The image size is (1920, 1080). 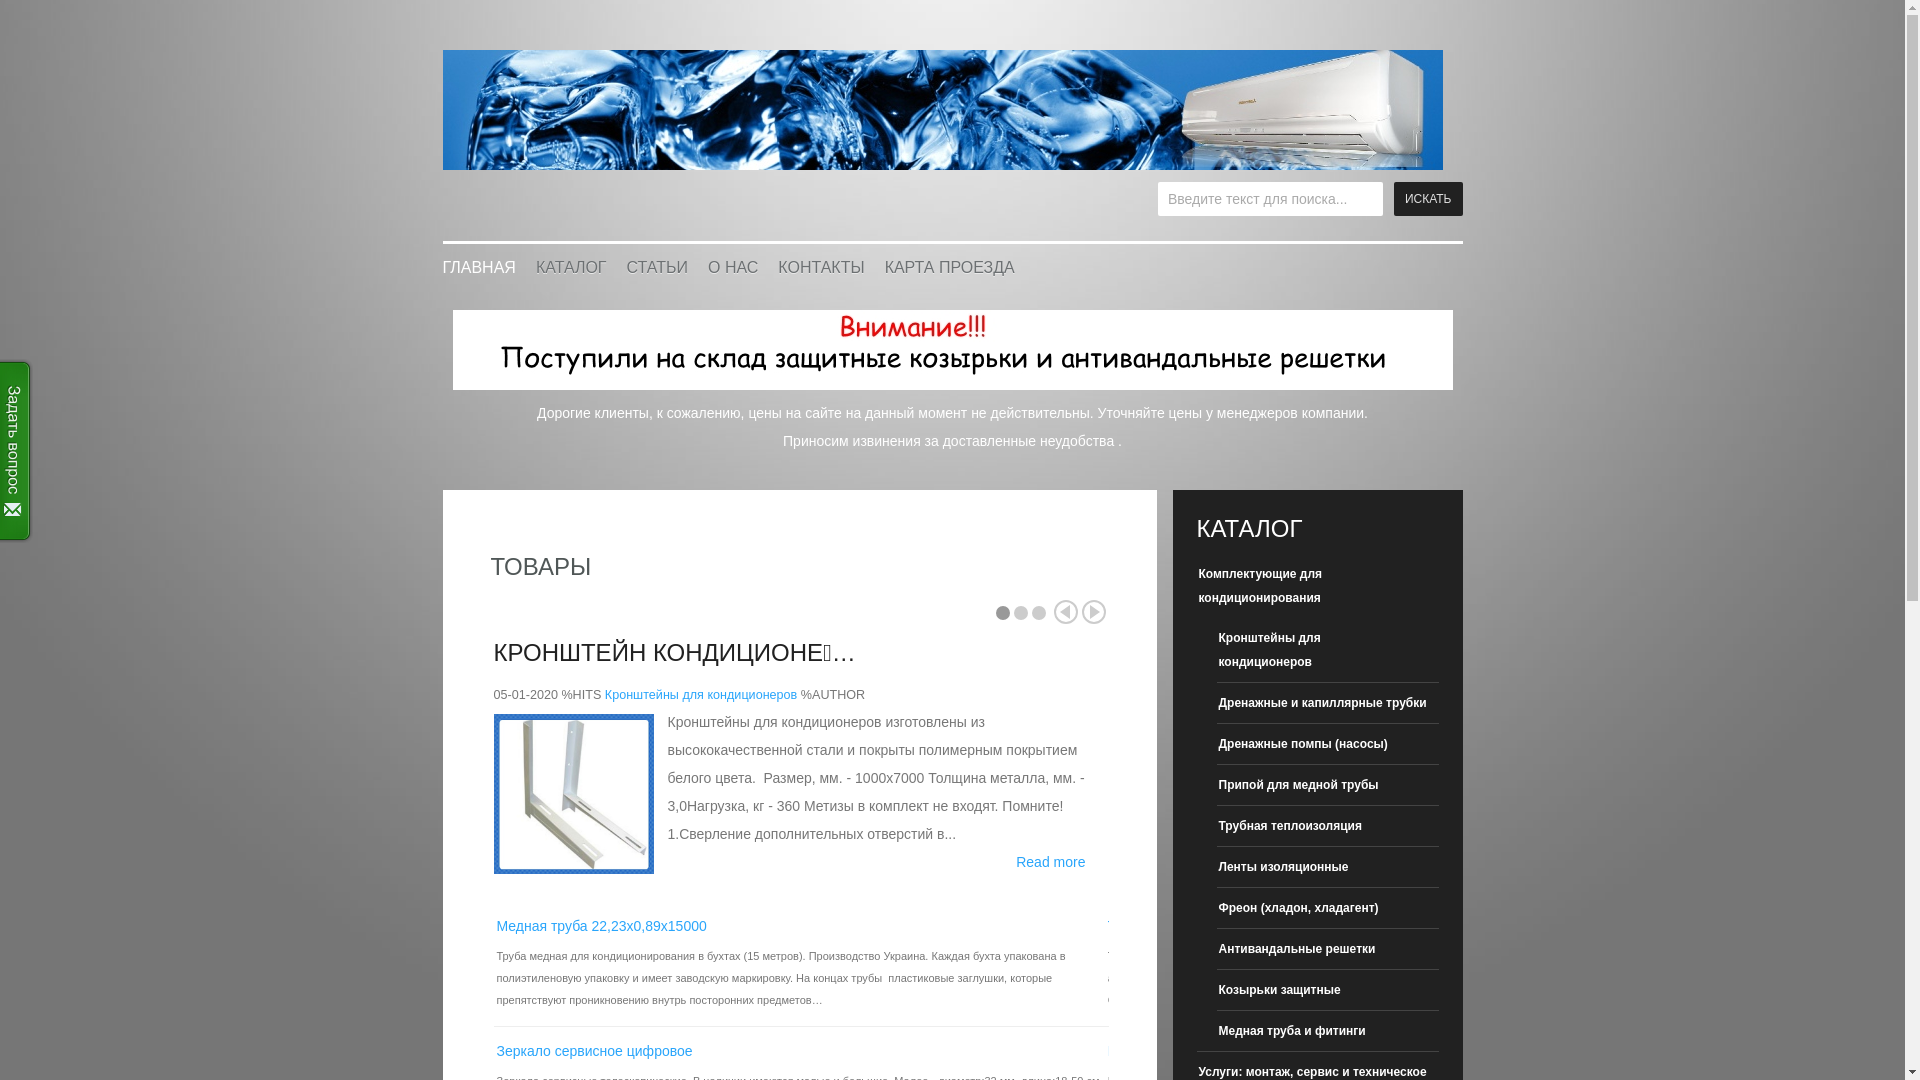 What do you see at coordinates (1003, 612) in the screenshot?
I see `'1'` at bounding box center [1003, 612].